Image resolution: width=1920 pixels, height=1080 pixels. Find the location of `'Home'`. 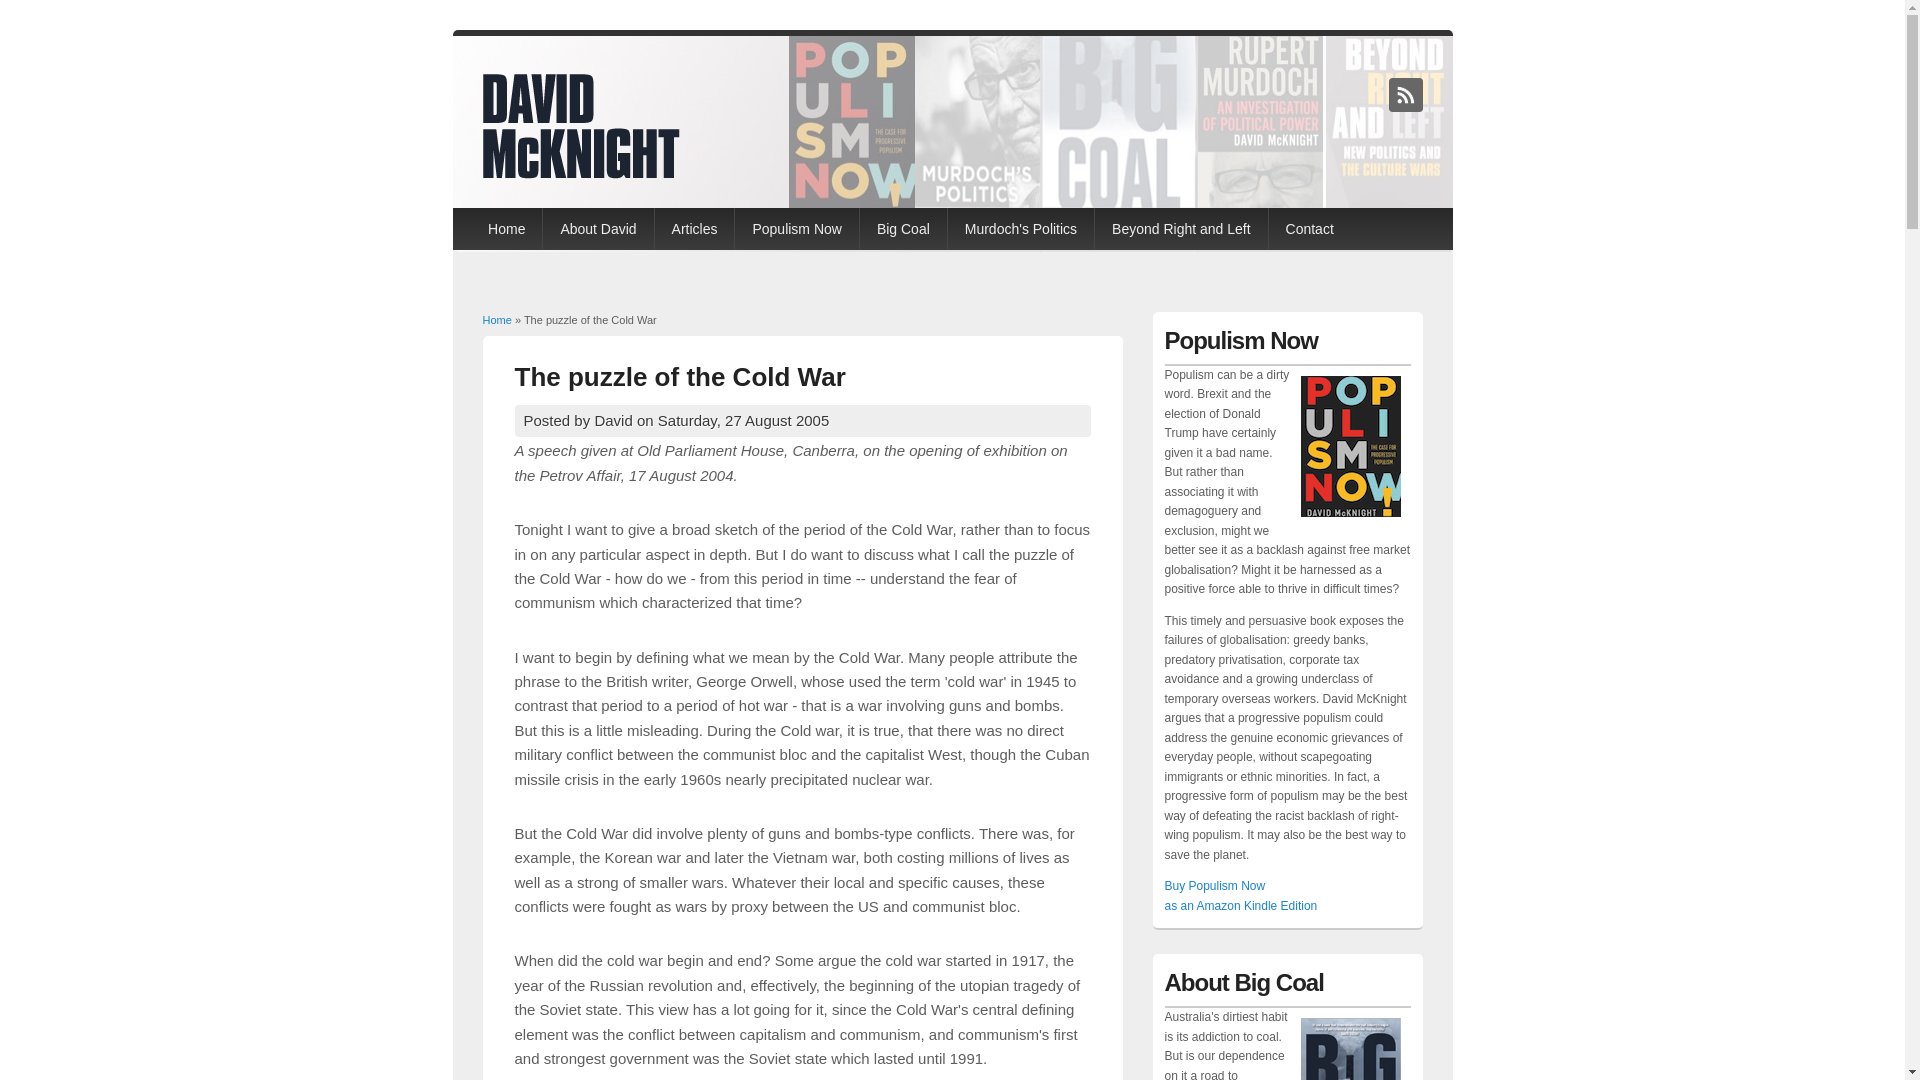

'Home' is located at coordinates (506, 227).